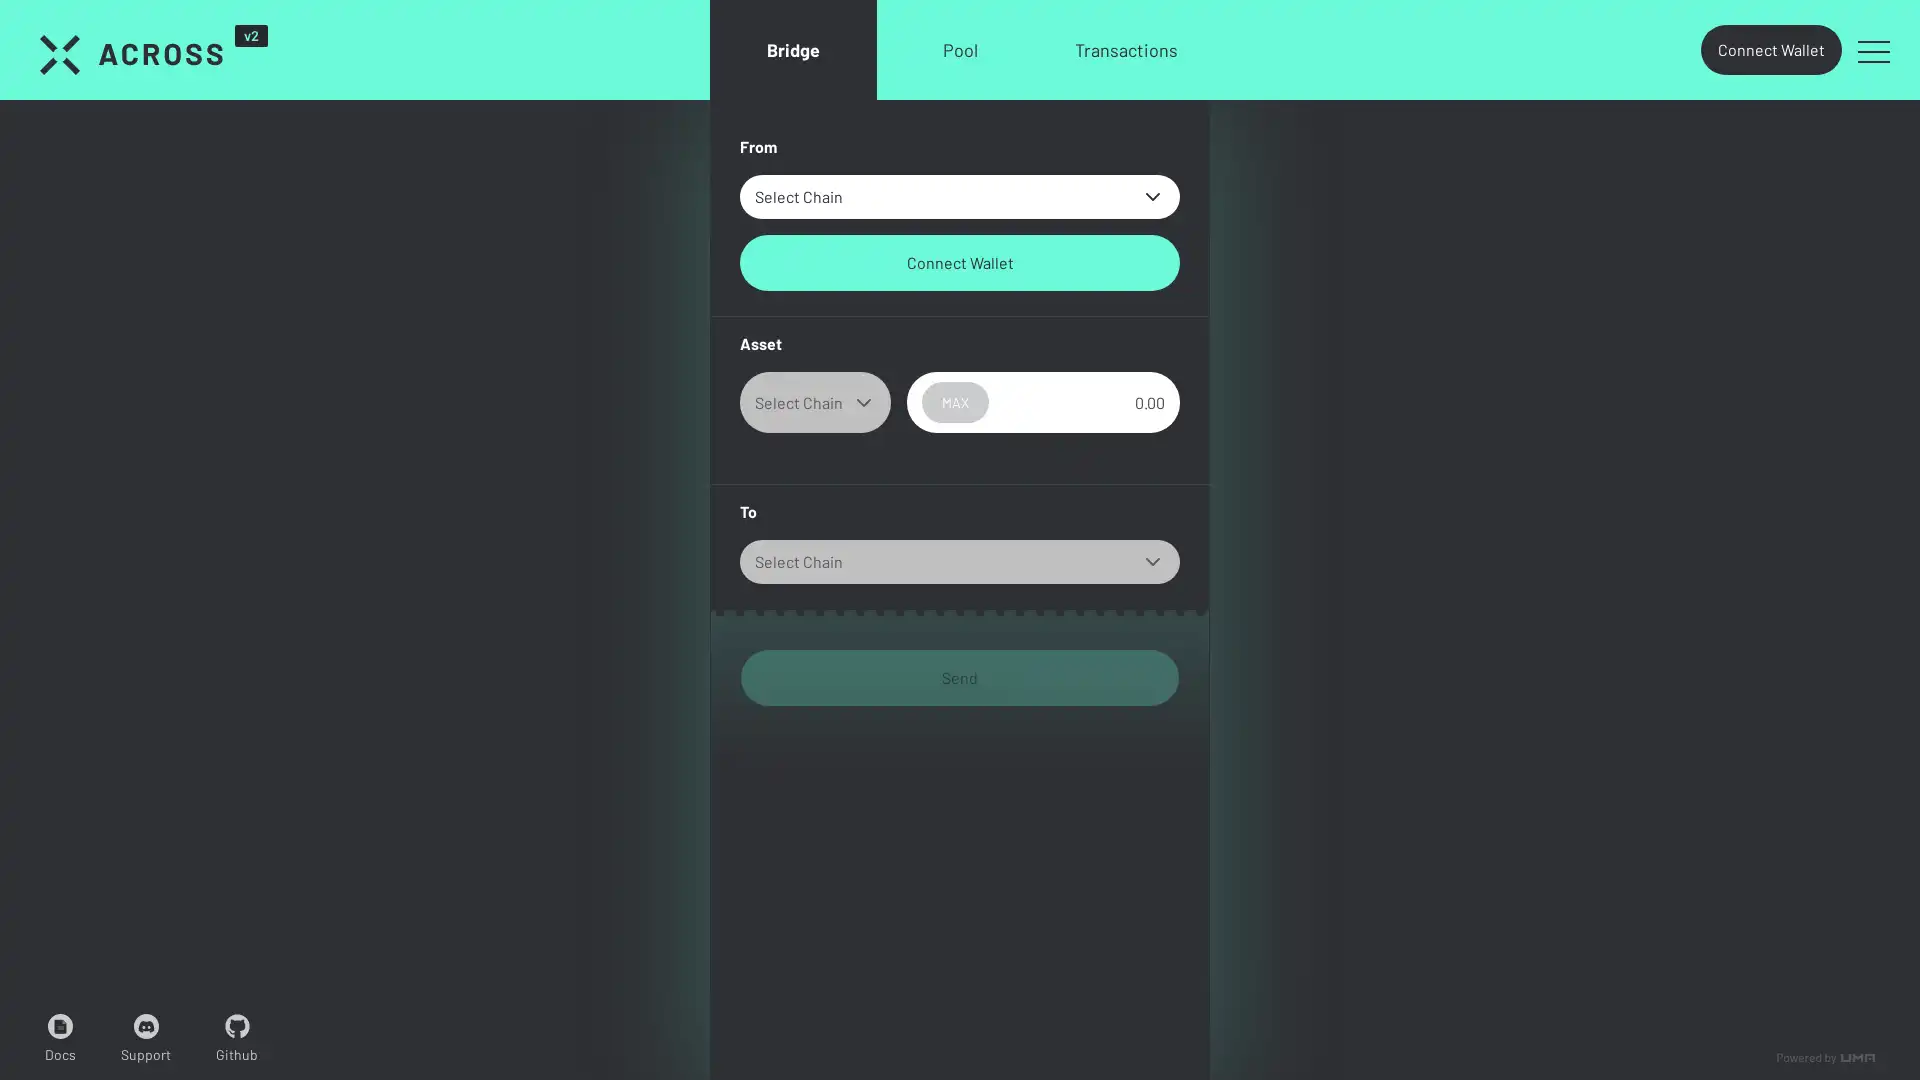  What do you see at coordinates (960, 677) in the screenshot?
I see `Send` at bounding box center [960, 677].